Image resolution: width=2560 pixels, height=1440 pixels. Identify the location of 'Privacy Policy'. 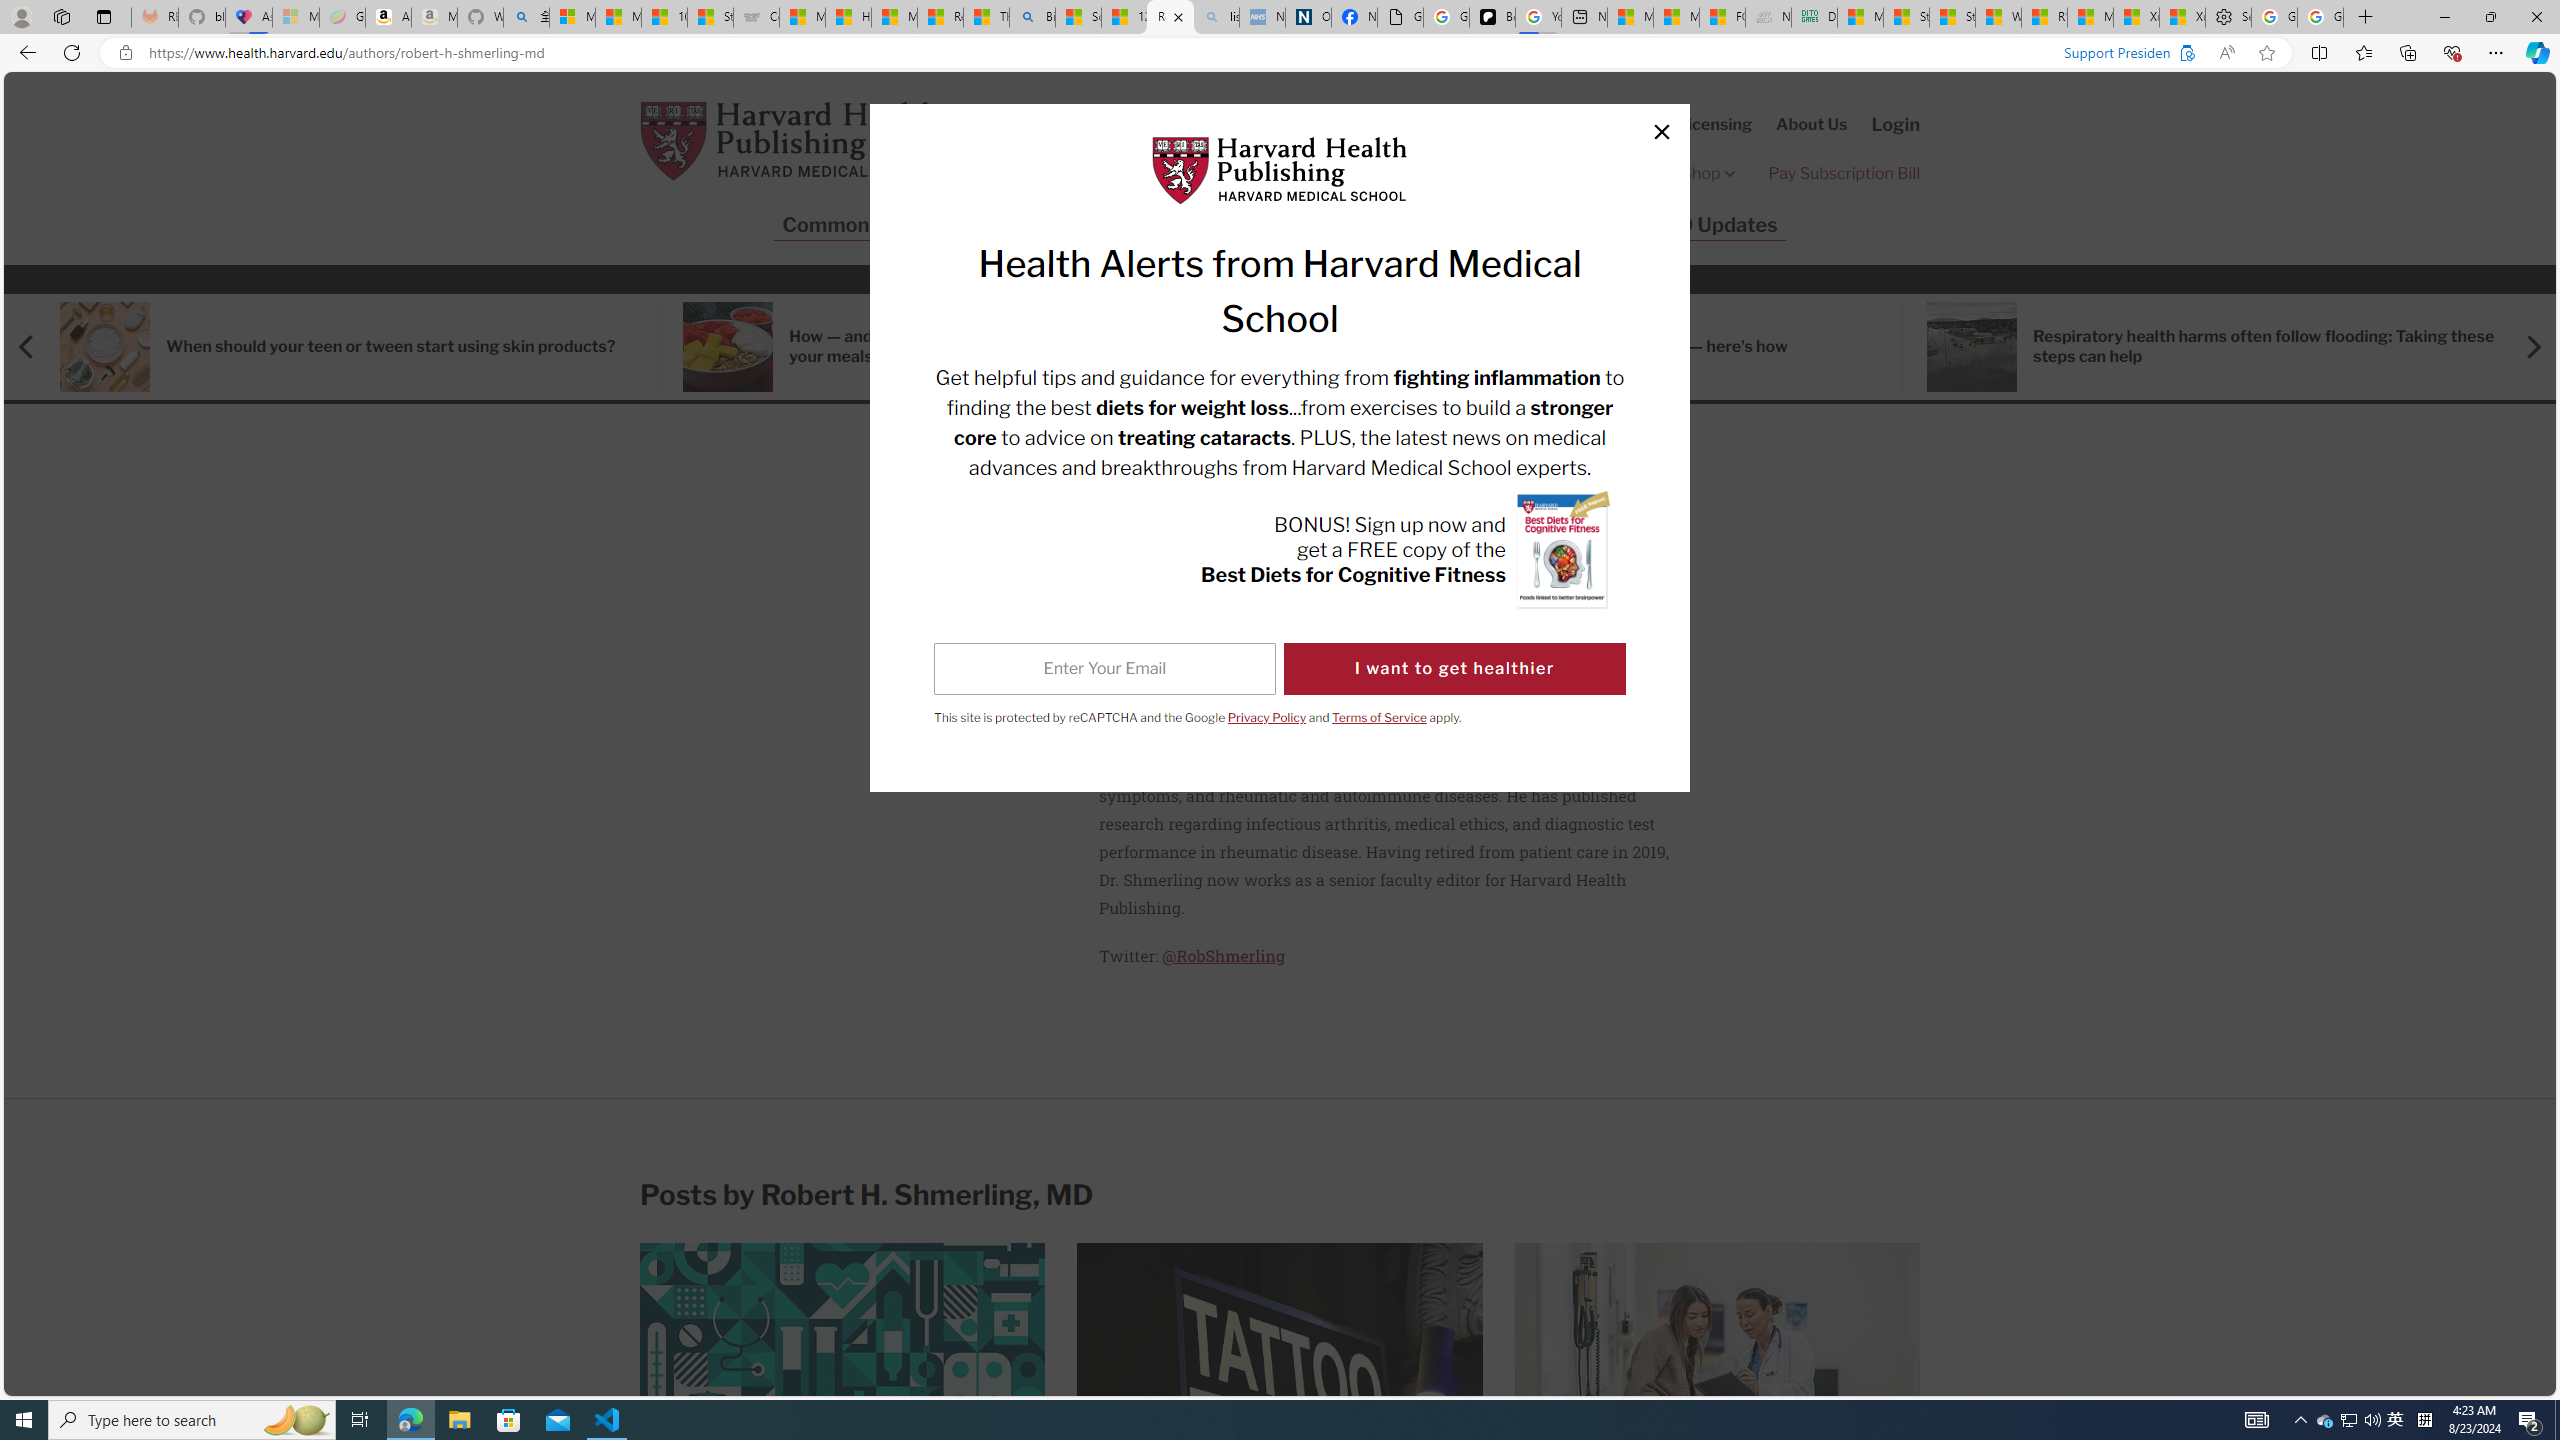
(1267, 716).